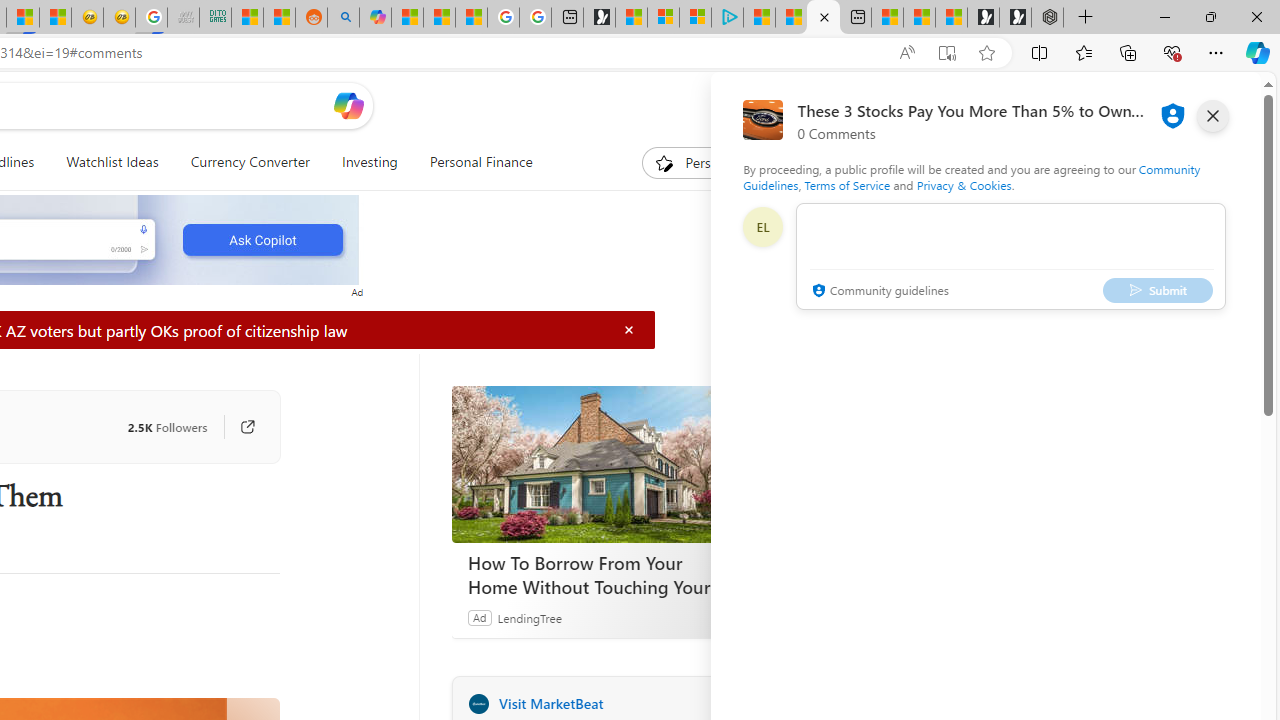 The image size is (1280, 720). What do you see at coordinates (249, 162) in the screenshot?
I see `'Currency Converter'` at bounding box center [249, 162].